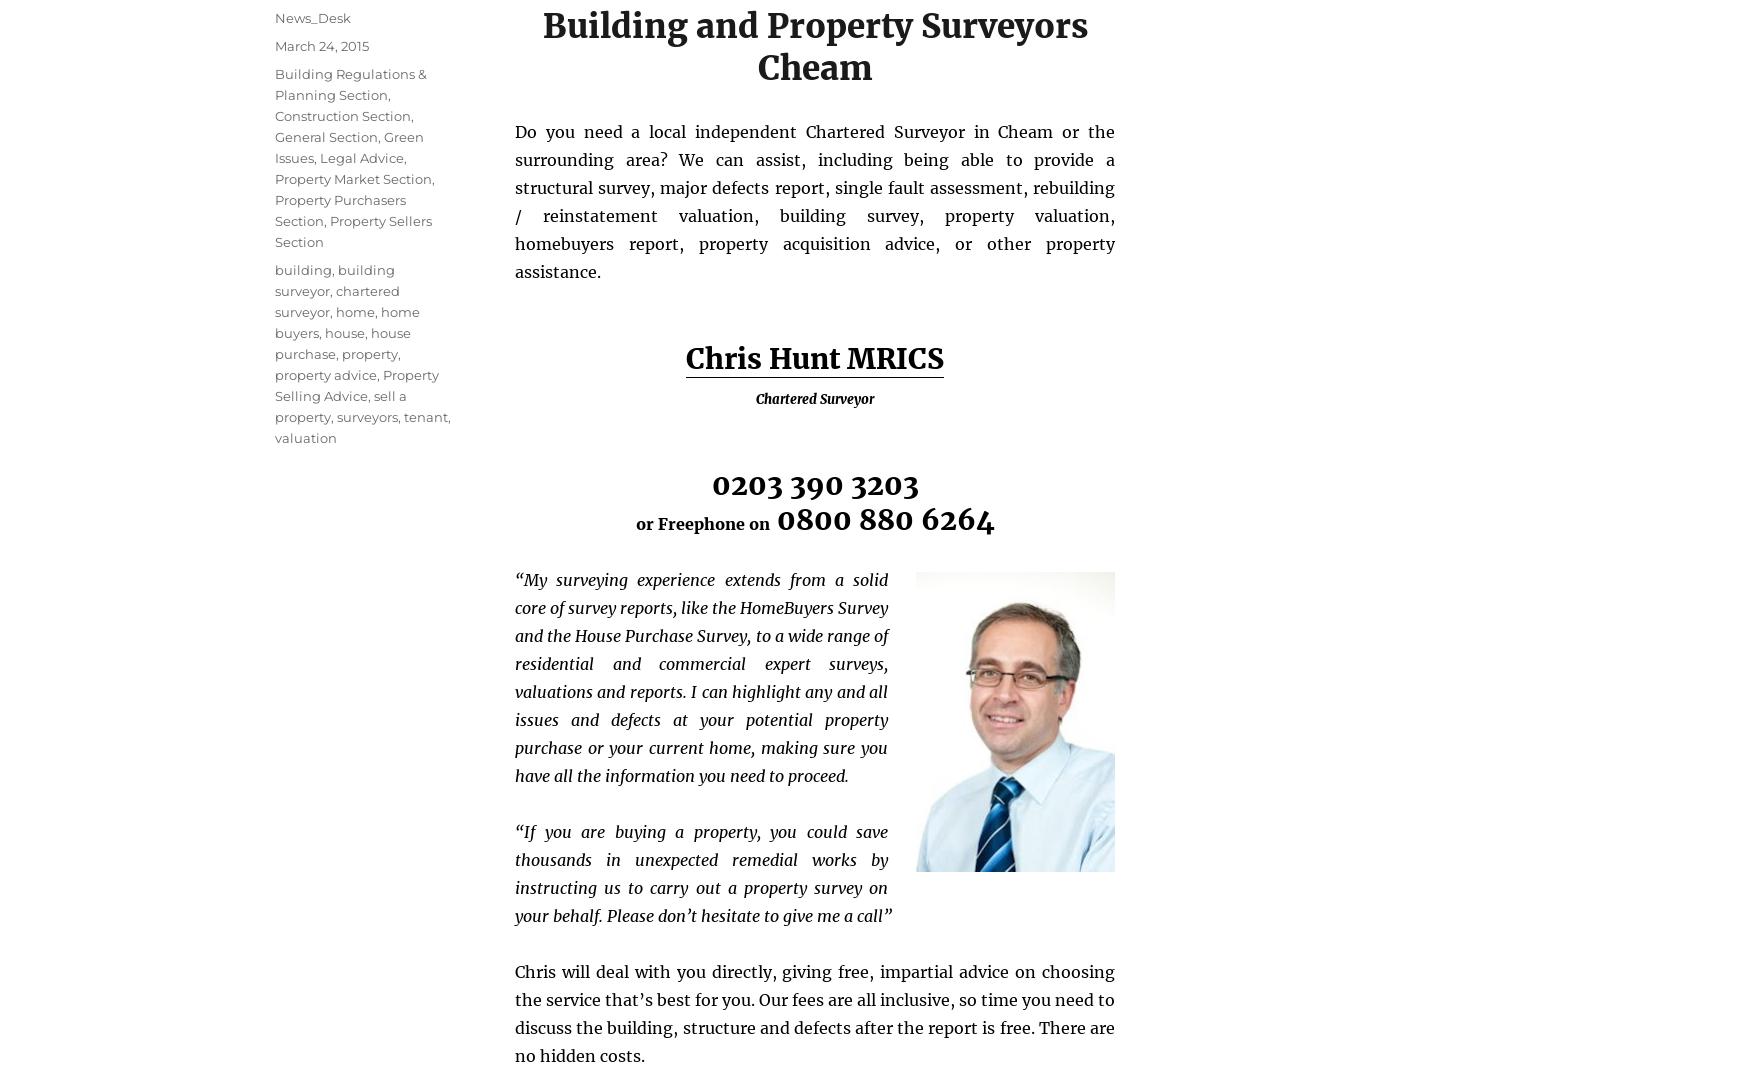 The height and width of the screenshot is (1071, 1750). What do you see at coordinates (344, 331) in the screenshot?
I see `'house'` at bounding box center [344, 331].